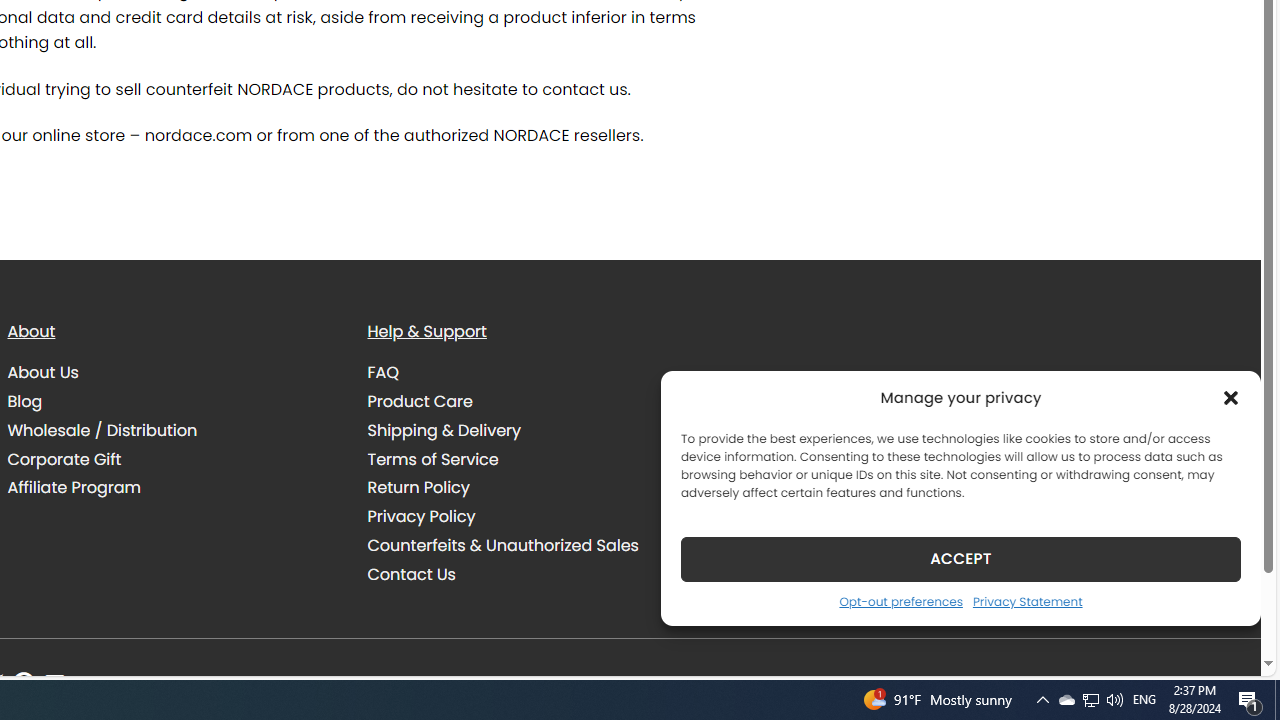 The width and height of the screenshot is (1280, 720). Describe the element at coordinates (42, 372) in the screenshot. I see `'About Us'` at that location.